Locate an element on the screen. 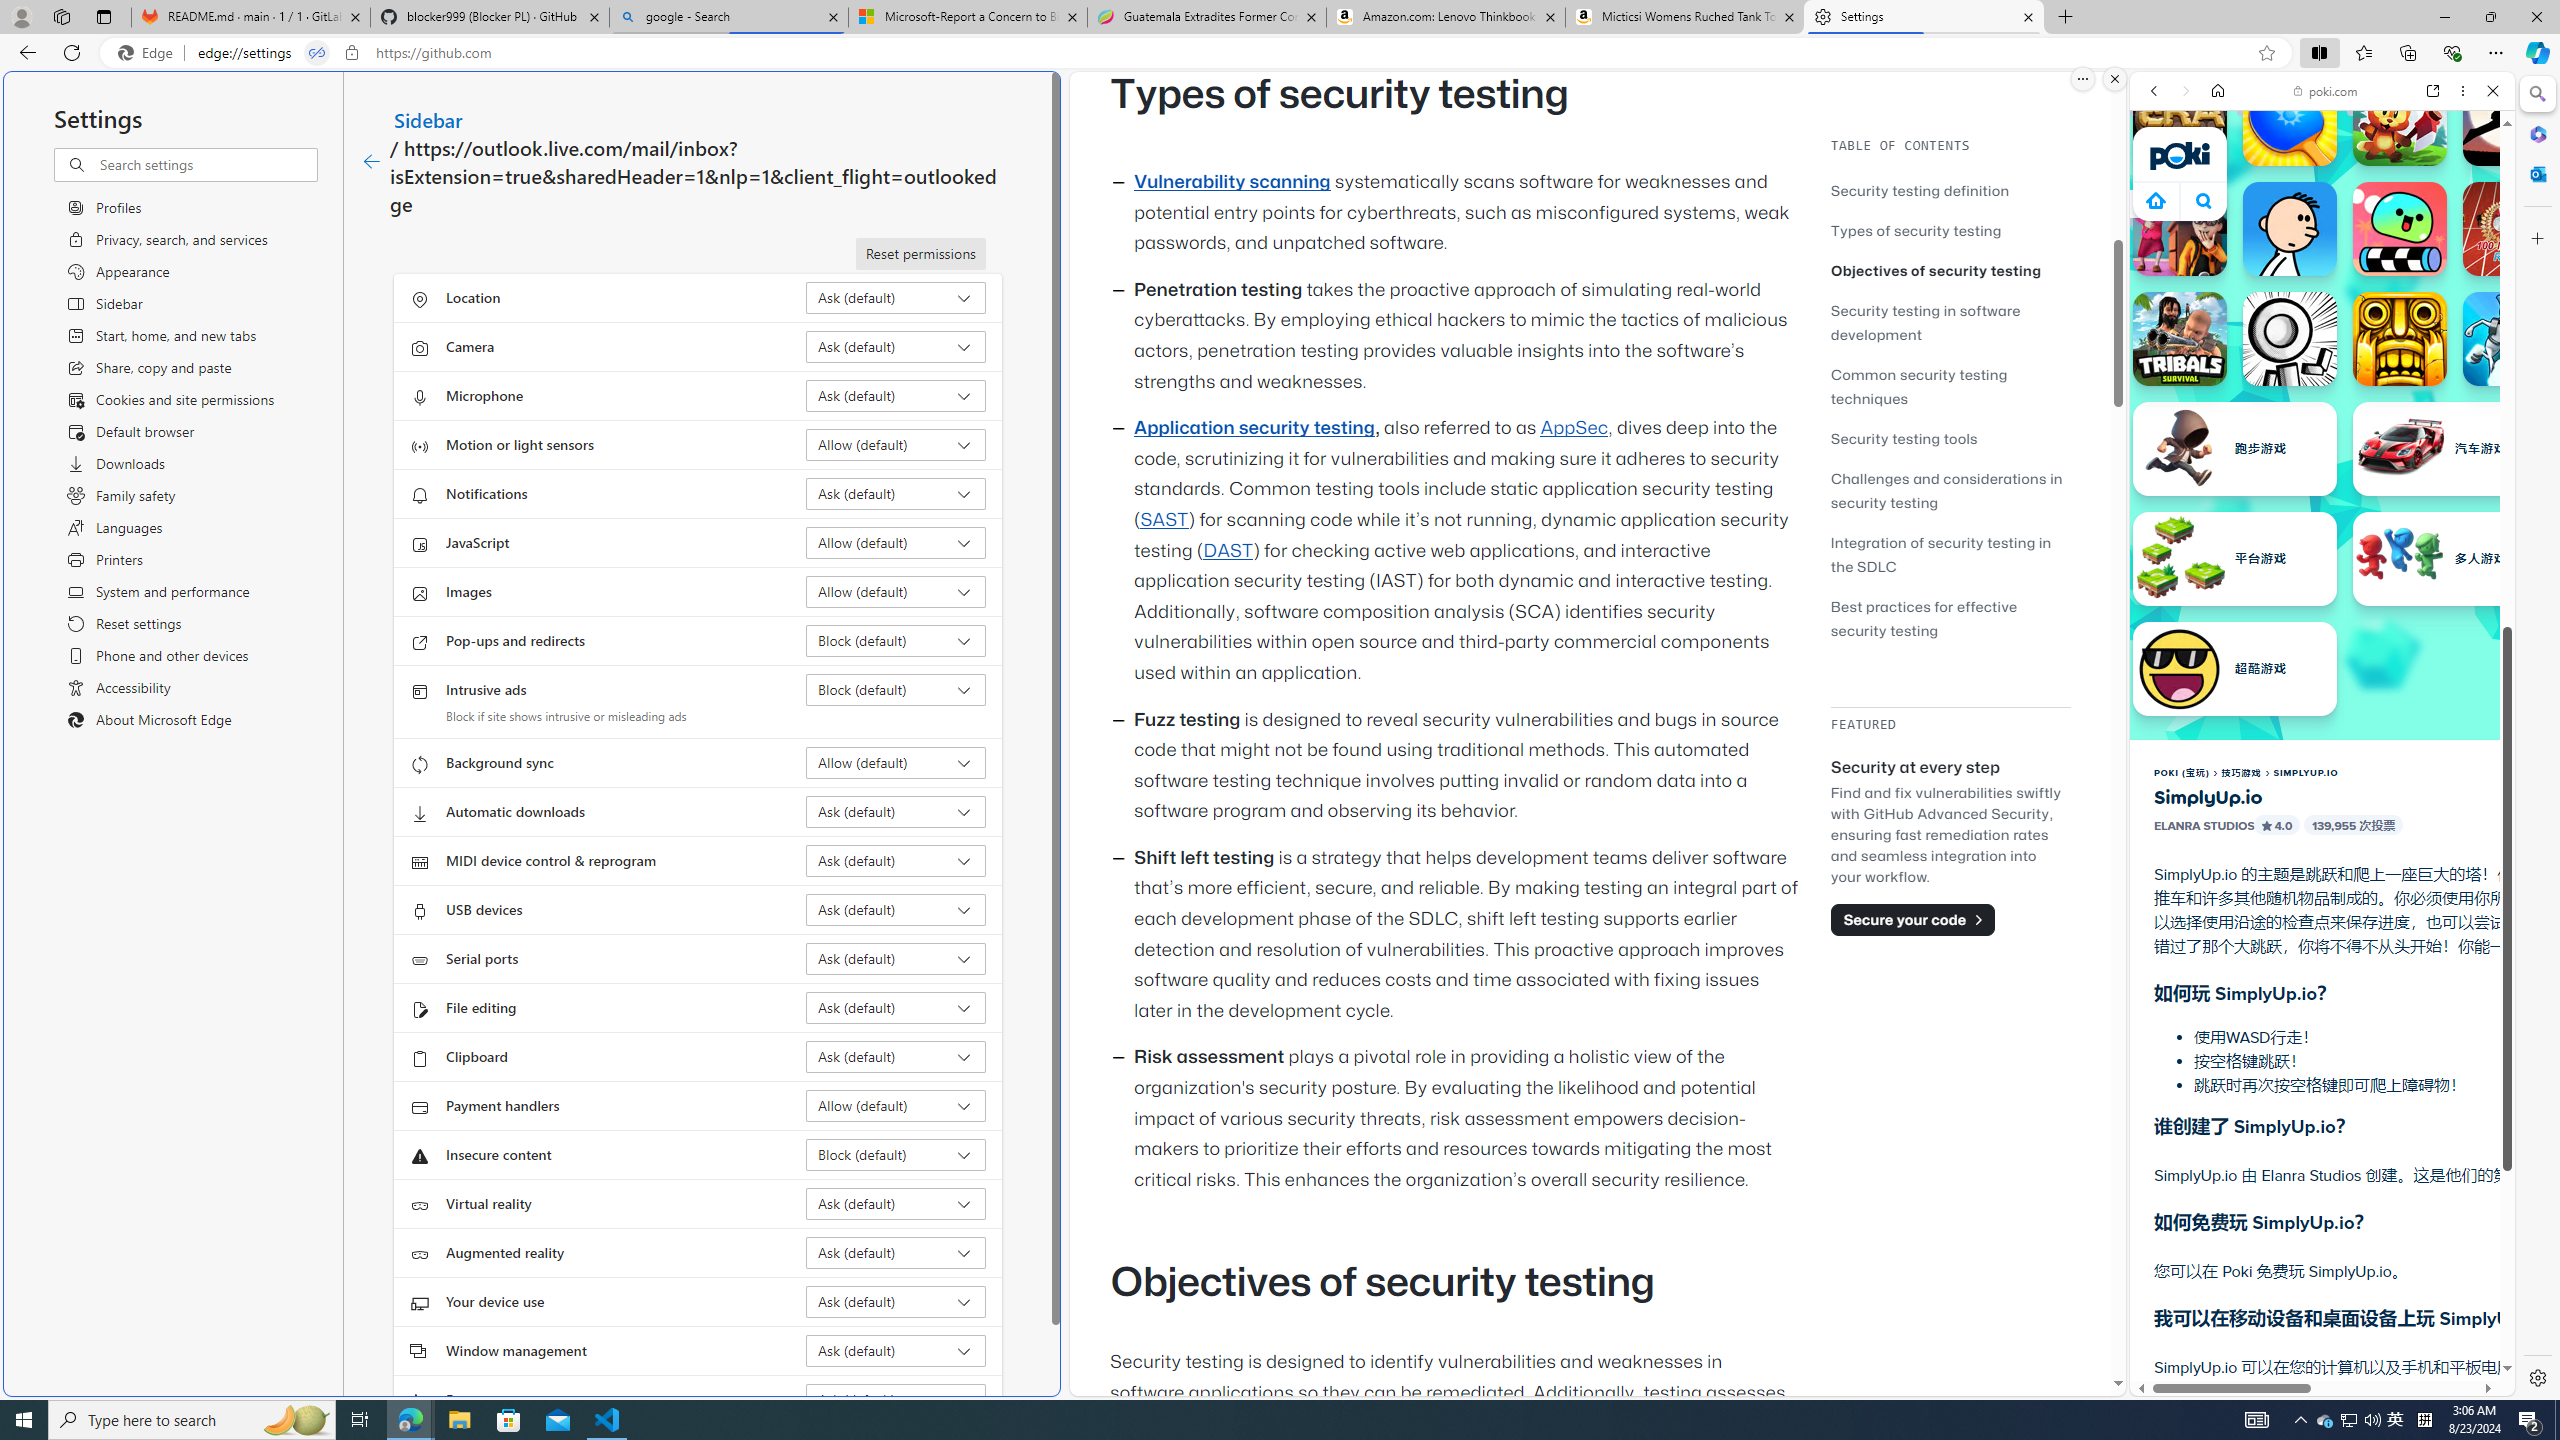  'Io Games' is located at coordinates (2320, 616).